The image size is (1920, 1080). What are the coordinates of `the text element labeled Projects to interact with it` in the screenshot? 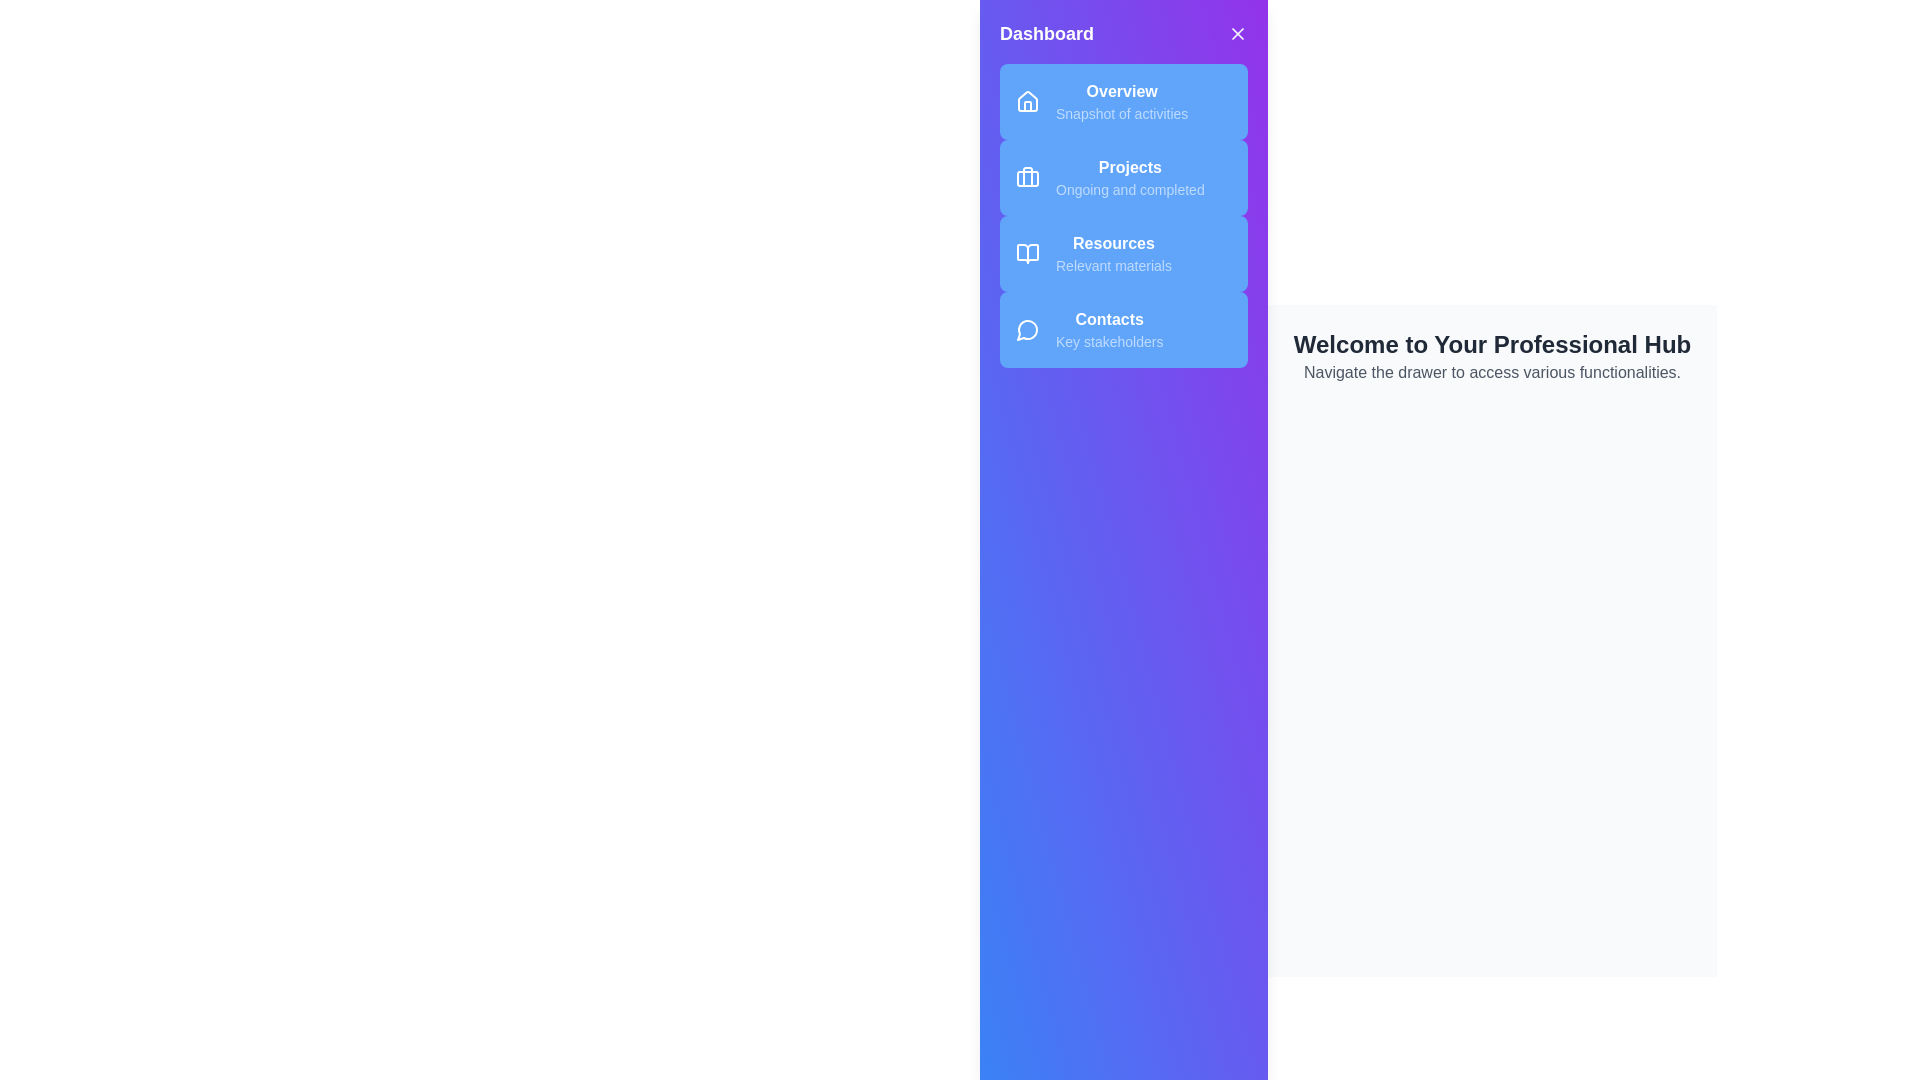 It's located at (1129, 167).